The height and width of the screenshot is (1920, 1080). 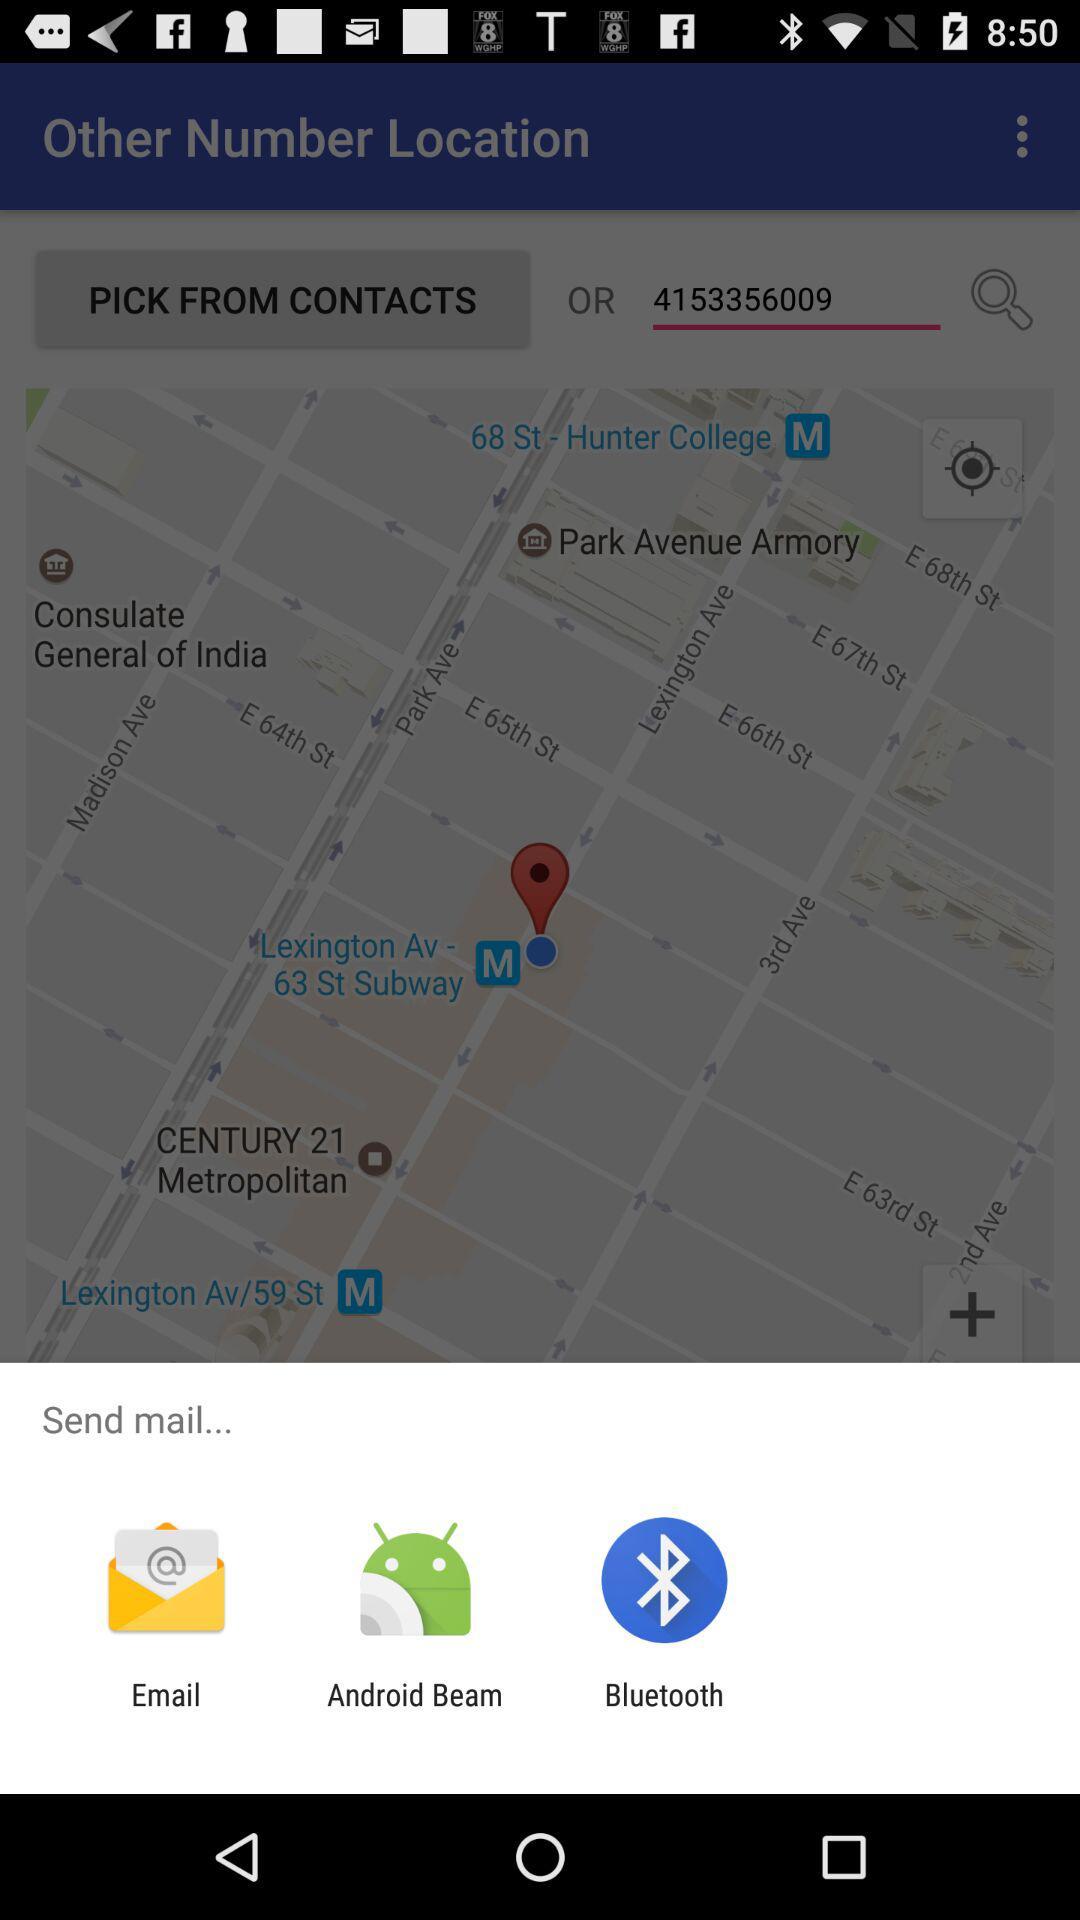 I want to click on the android beam app, so click(x=414, y=1711).